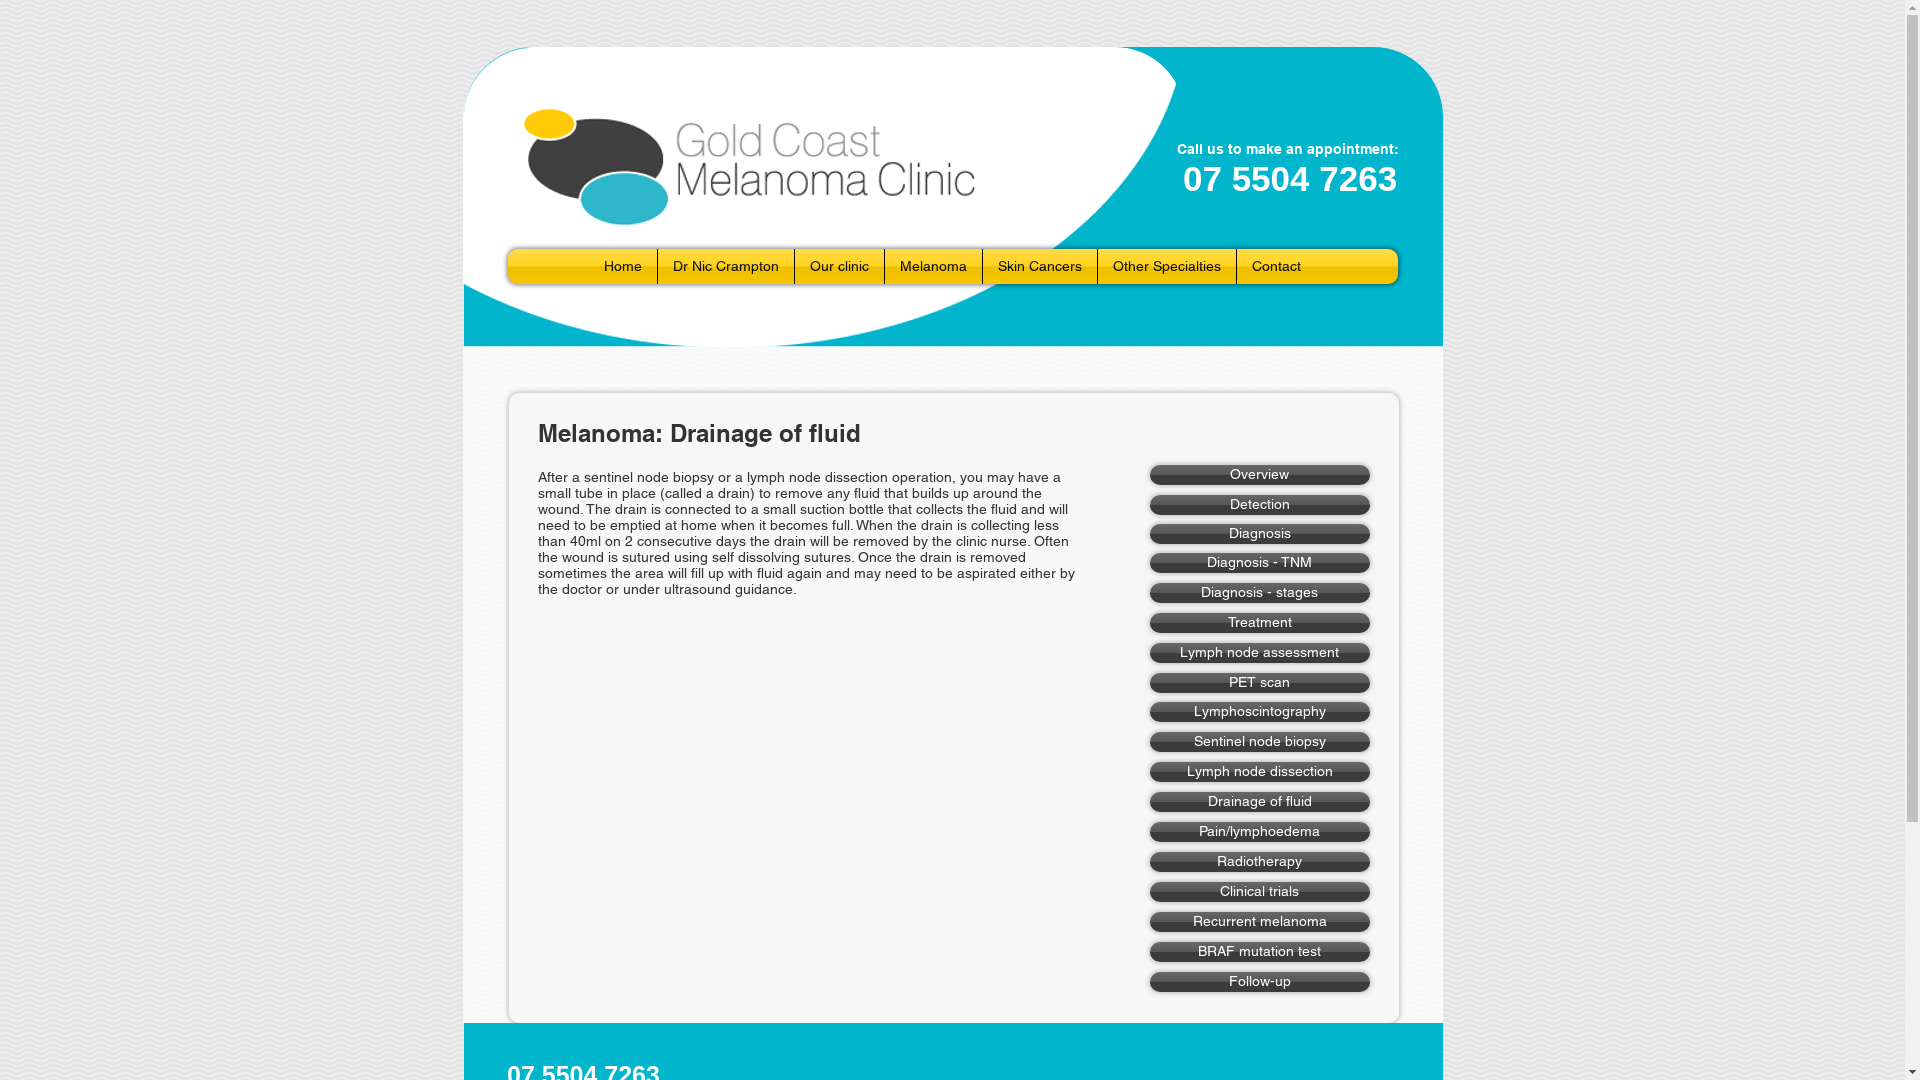 This screenshot has height=1080, width=1920. I want to click on 'Drainage of fluid', so click(1258, 801).